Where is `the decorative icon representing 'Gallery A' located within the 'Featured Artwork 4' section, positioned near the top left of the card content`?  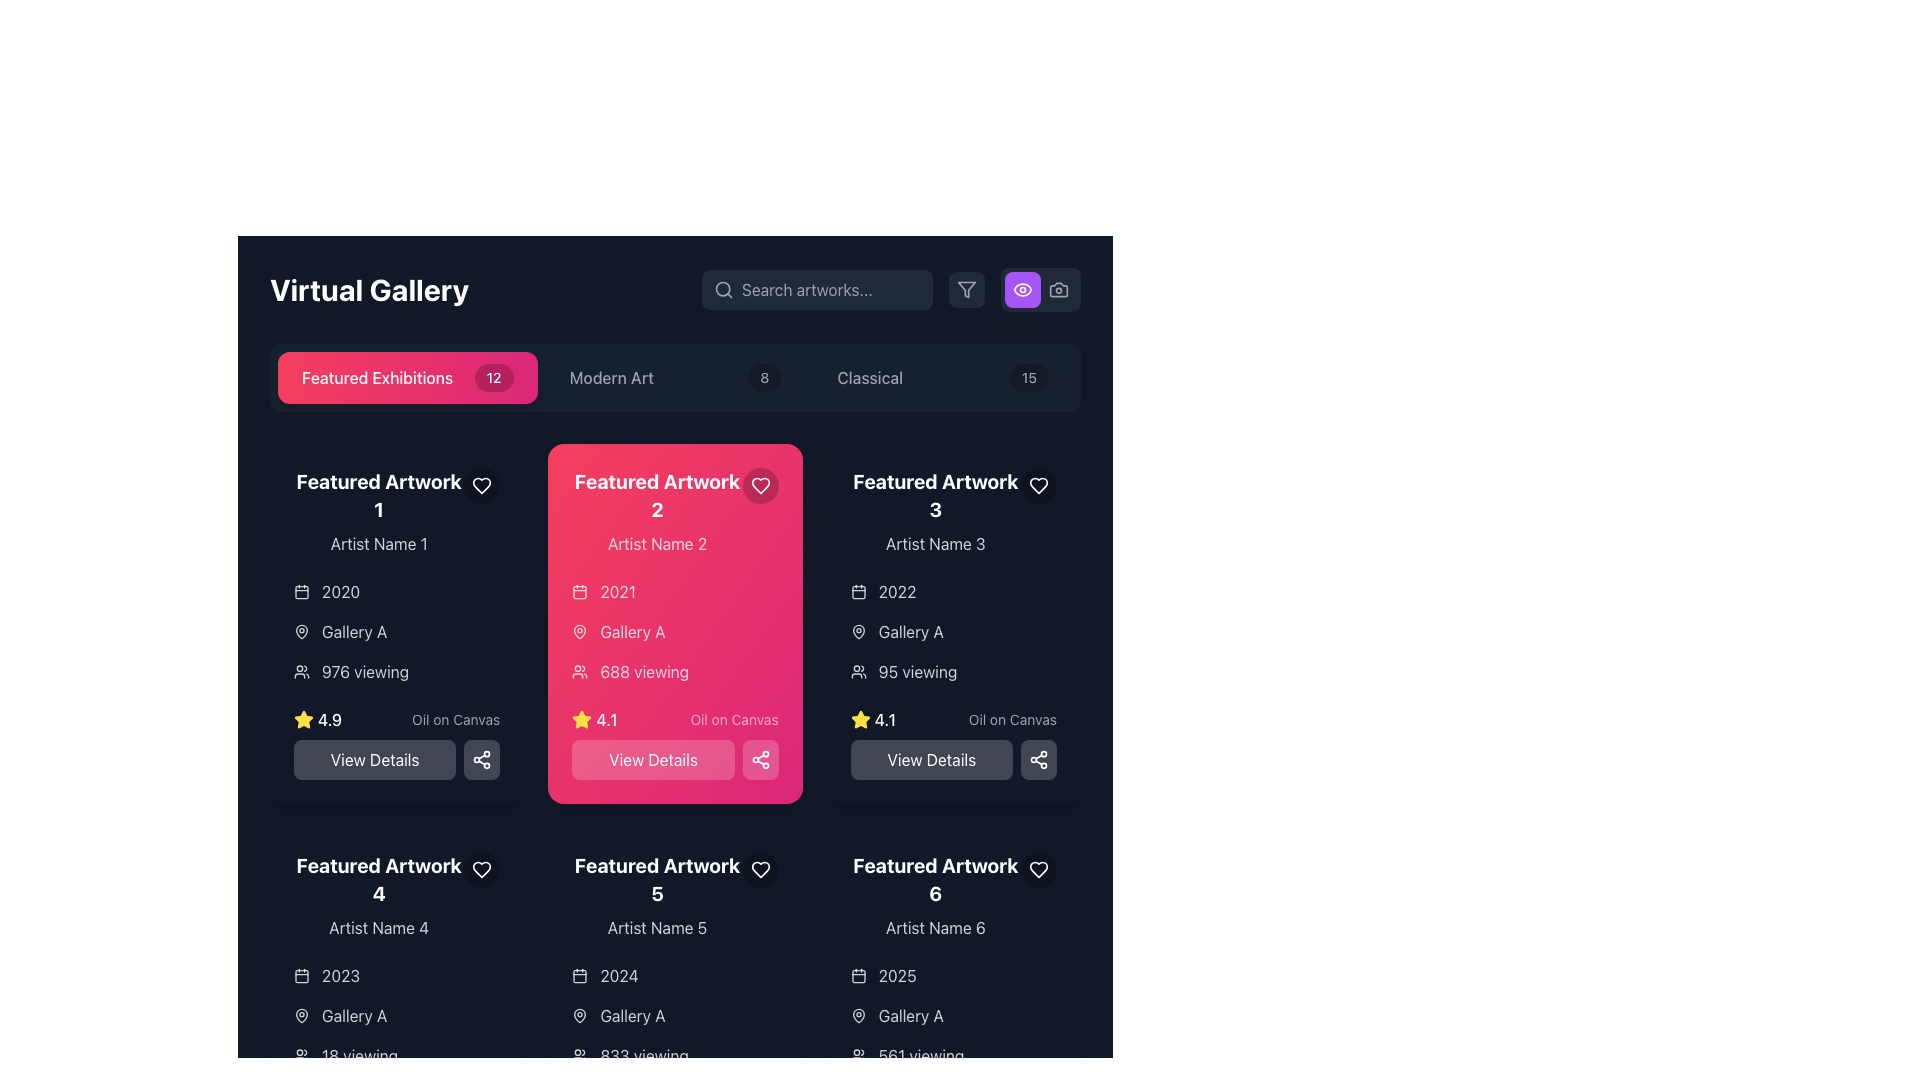
the decorative icon representing 'Gallery A' located within the 'Featured Artwork 4' section, positioned near the top left of the card content is located at coordinates (301, 1015).